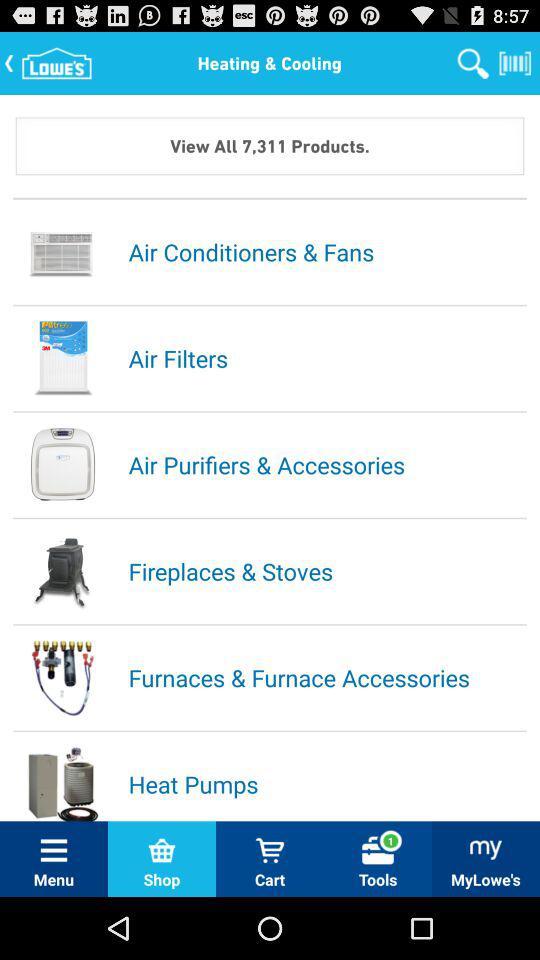 The height and width of the screenshot is (960, 540). What do you see at coordinates (326, 464) in the screenshot?
I see `the air purifiers & accessories item` at bounding box center [326, 464].